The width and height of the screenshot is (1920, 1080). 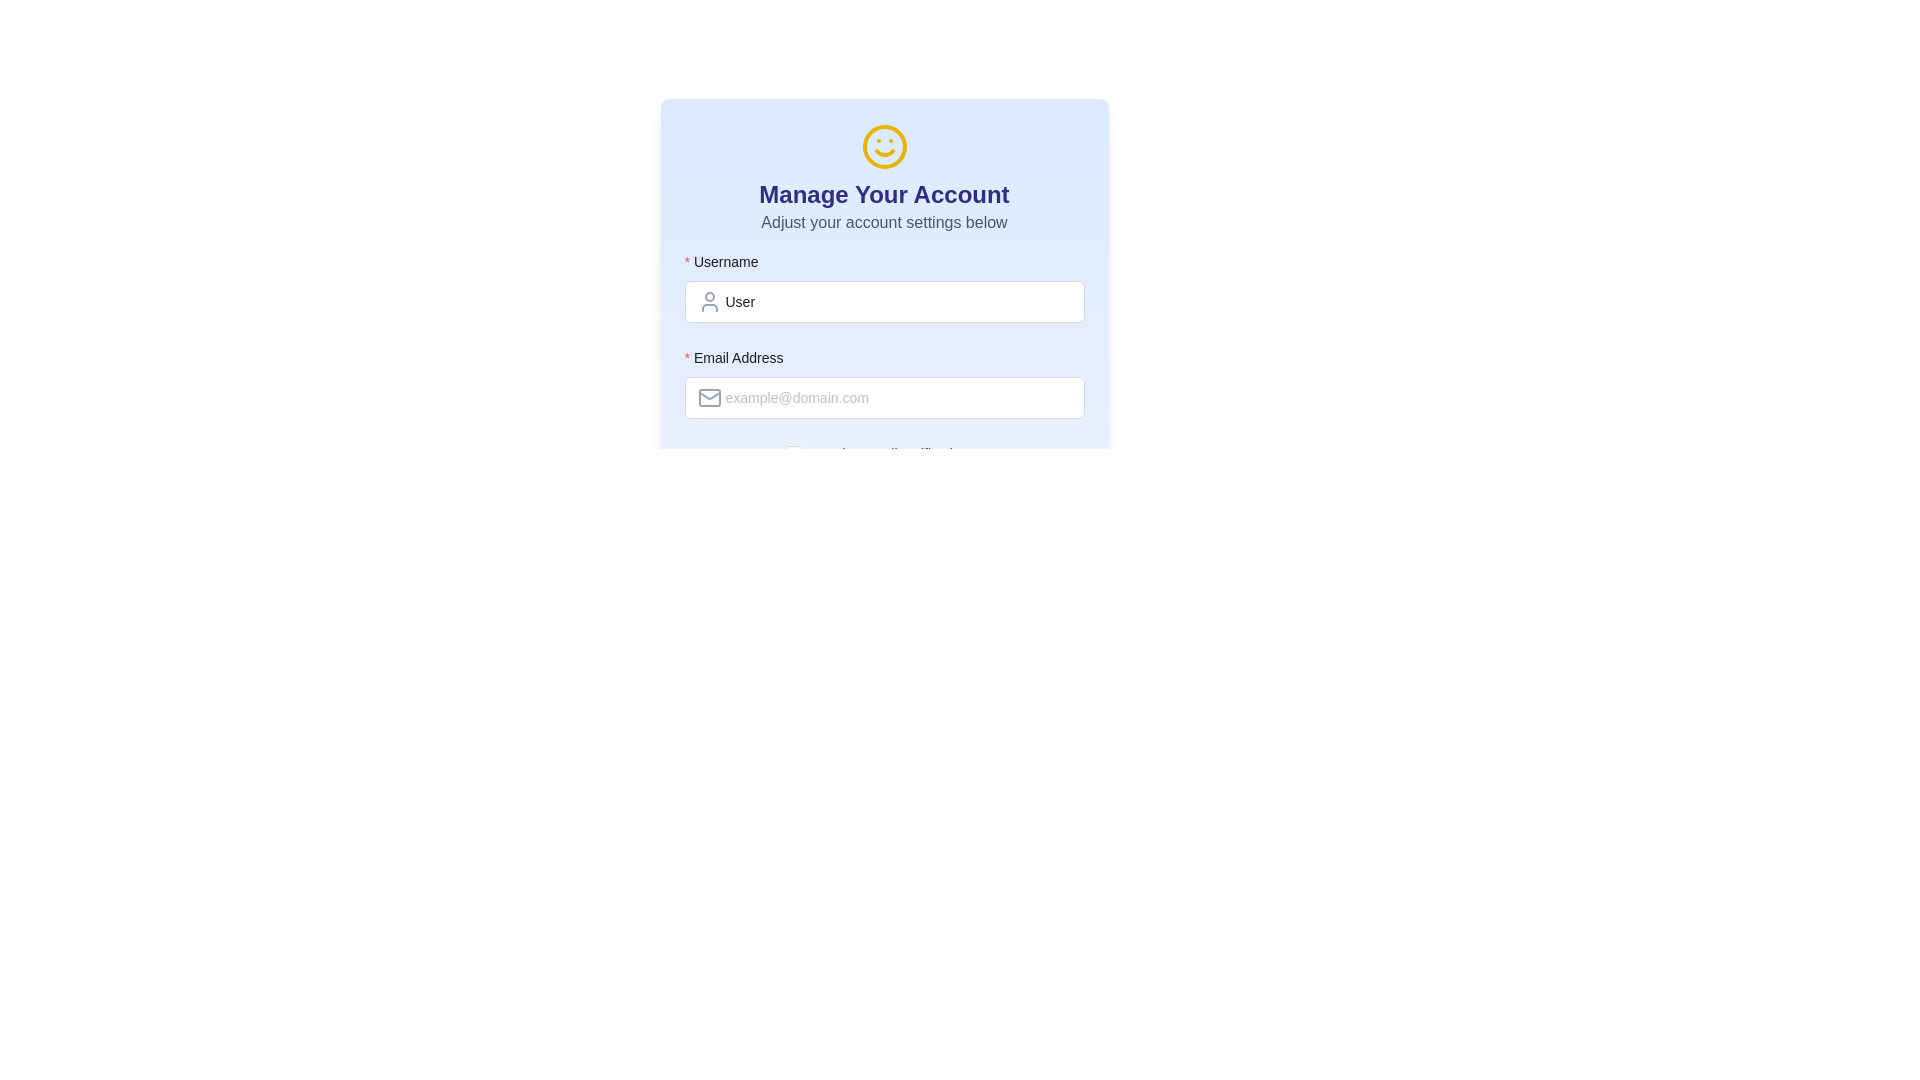 What do you see at coordinates (883, 223) in the screenshot?
I see `the text label that contains the message 'Adjust your account settings below', which is styled in light gray and positioned below the heading 'Manage Your Account'` at bounding box center [883, 223].